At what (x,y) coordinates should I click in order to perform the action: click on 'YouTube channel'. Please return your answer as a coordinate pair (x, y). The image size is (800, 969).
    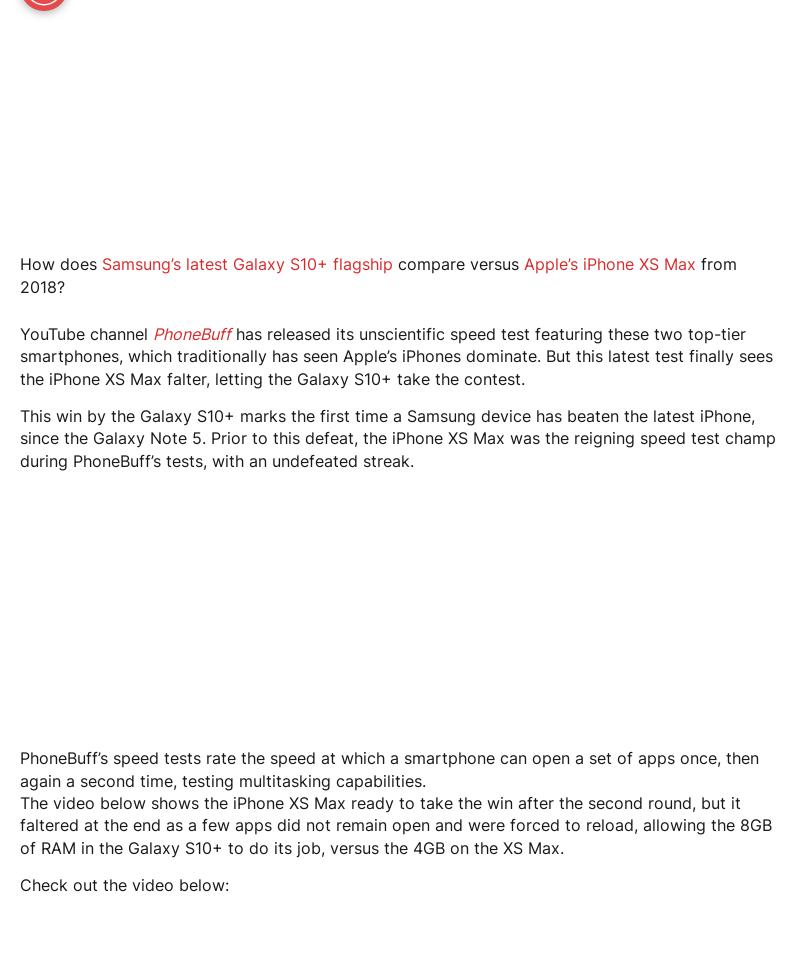
    Looking at the image, I should click on (86, 332).